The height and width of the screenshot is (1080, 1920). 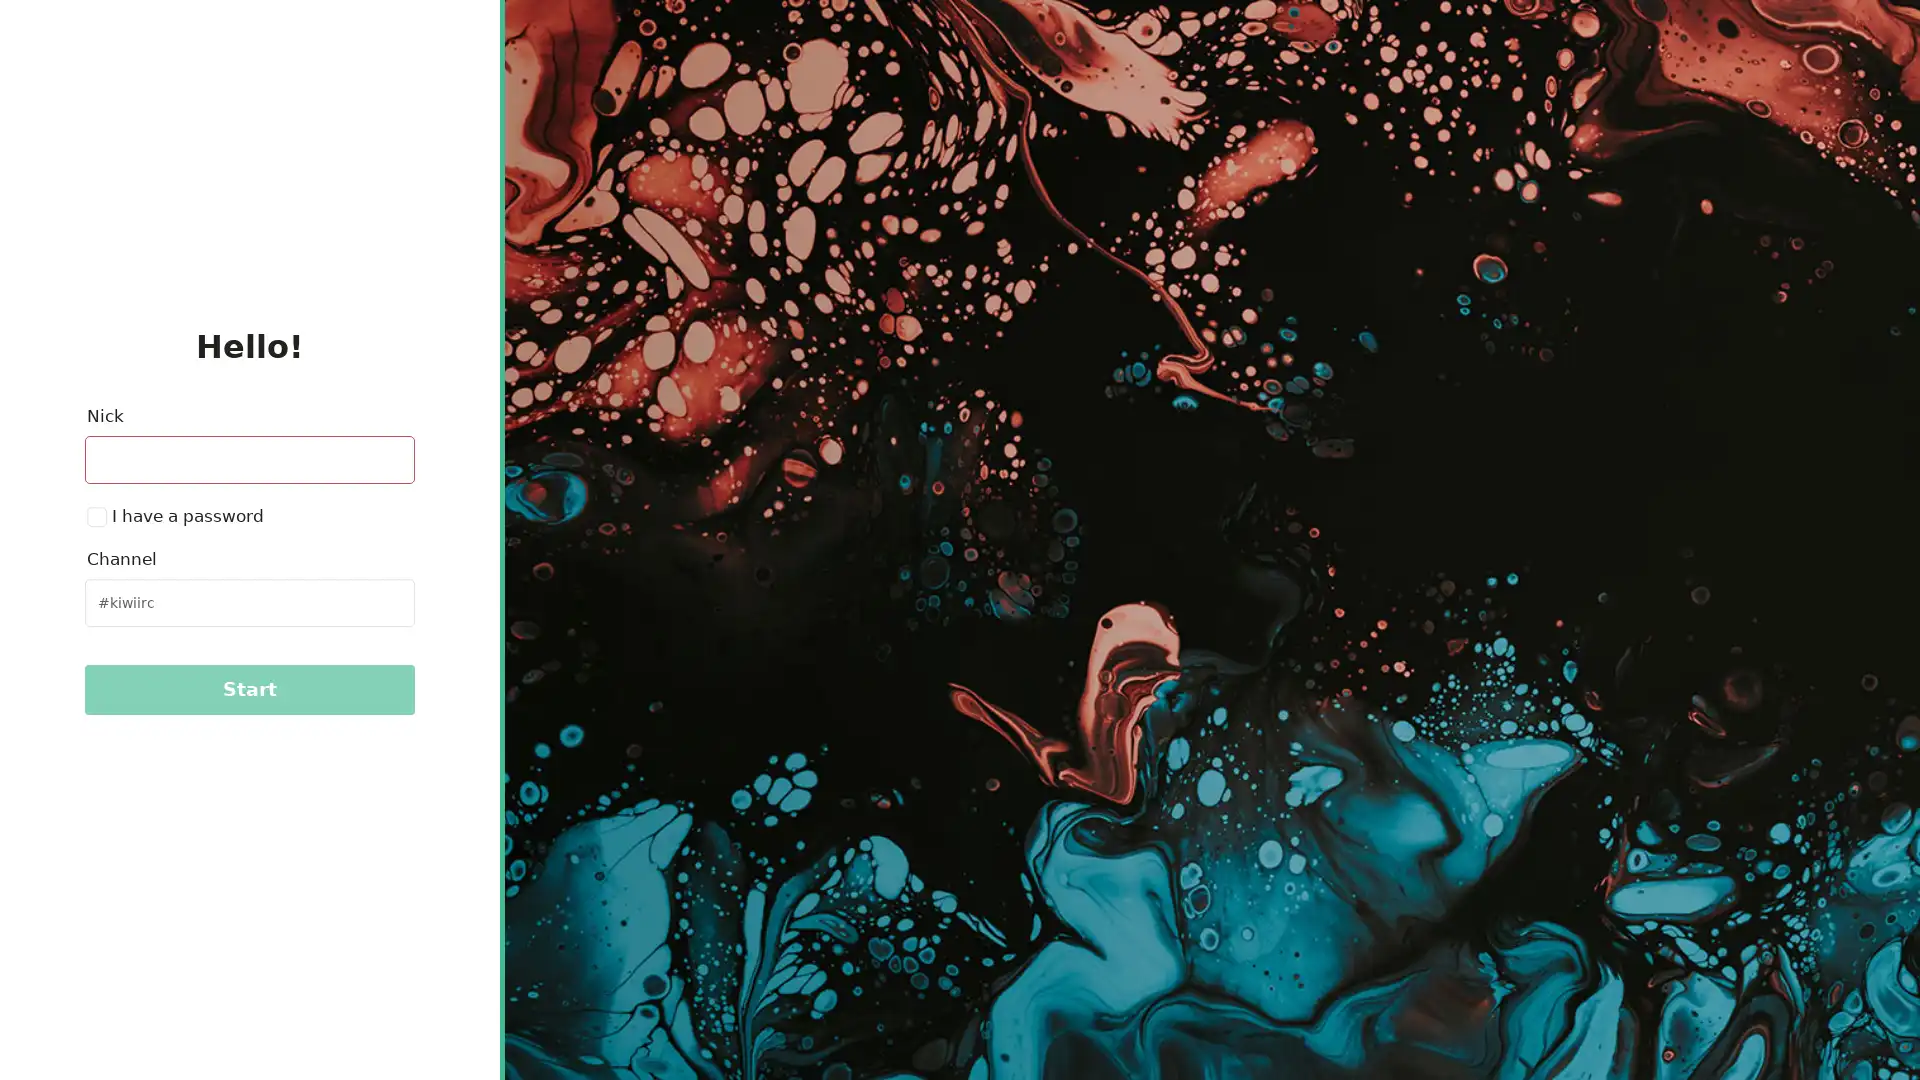 What do you see at coordinates (248, 688) in the screenshot?
I see `Start` at bounding box center [248, 688].